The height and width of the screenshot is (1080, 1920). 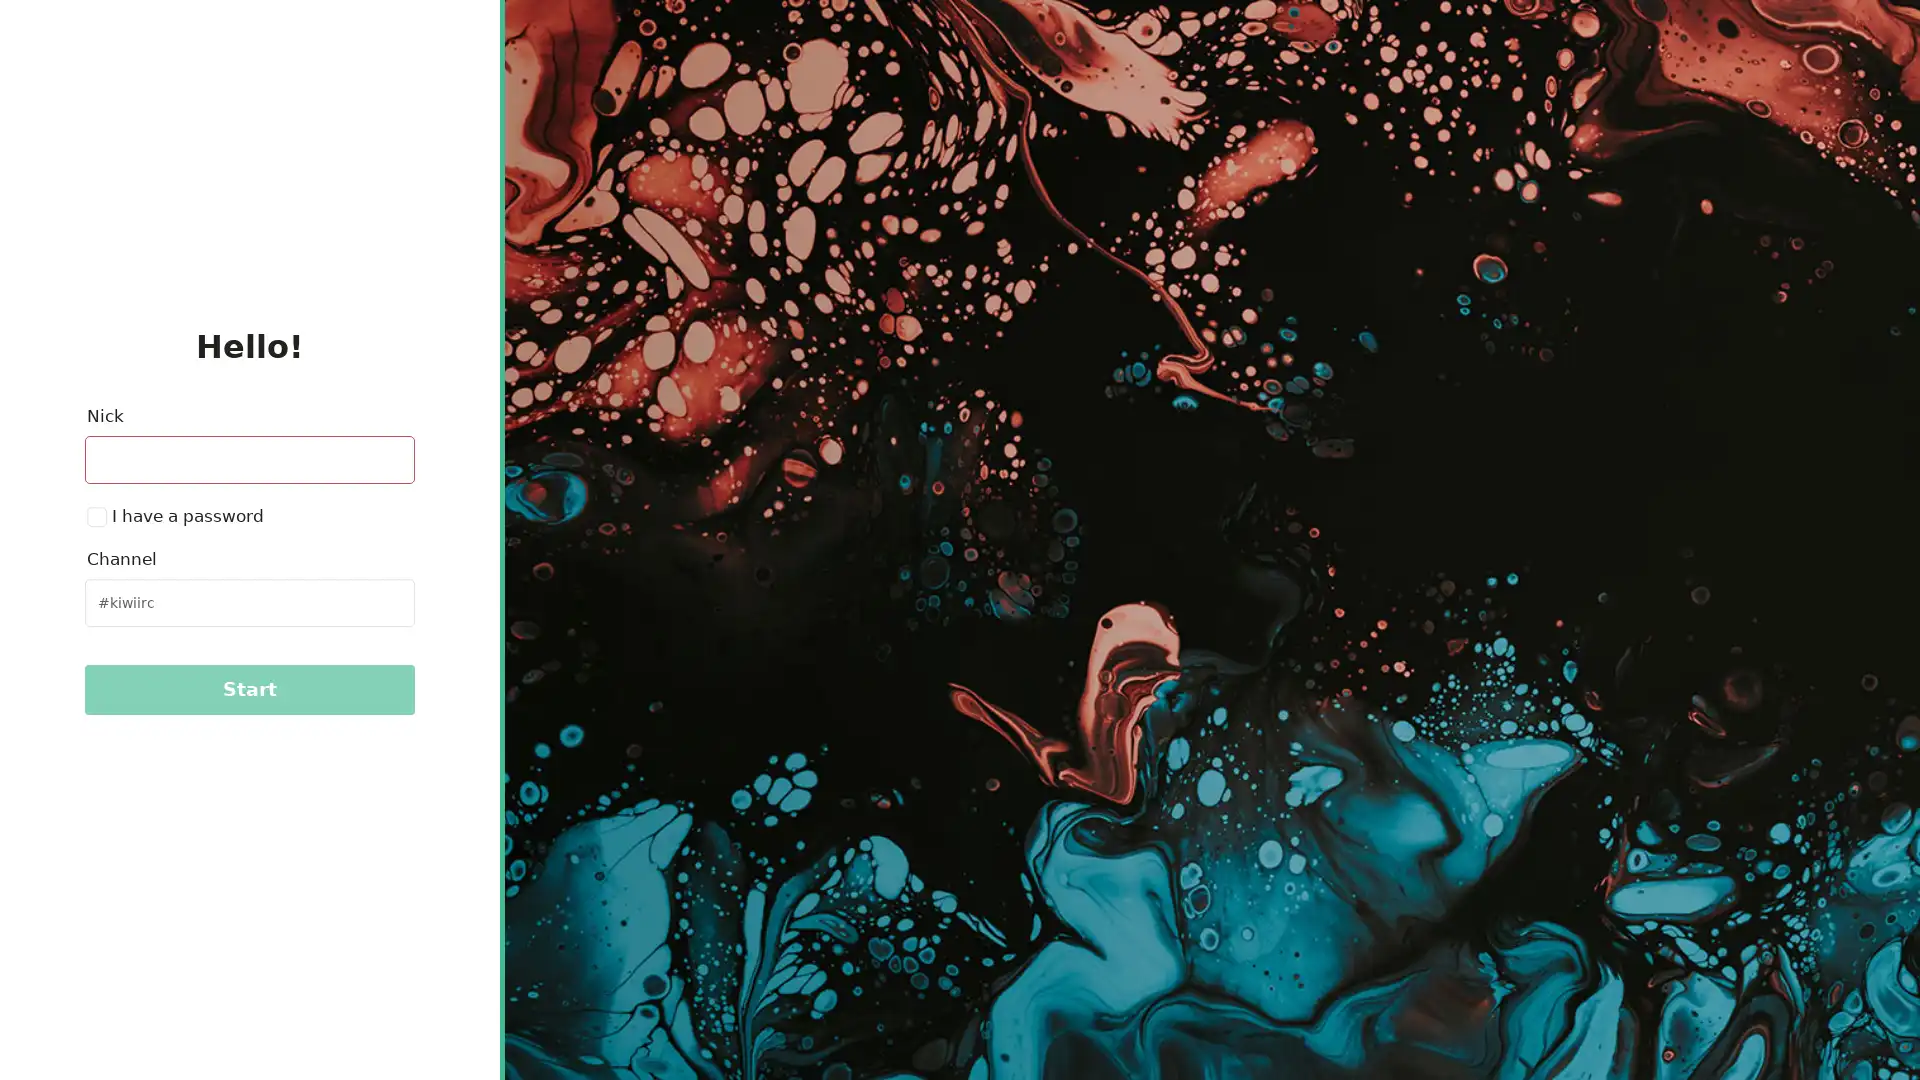 What do you see at coordinates (248, 688) in the screenshot?
I see `Start` at bounding box center [248, 688].